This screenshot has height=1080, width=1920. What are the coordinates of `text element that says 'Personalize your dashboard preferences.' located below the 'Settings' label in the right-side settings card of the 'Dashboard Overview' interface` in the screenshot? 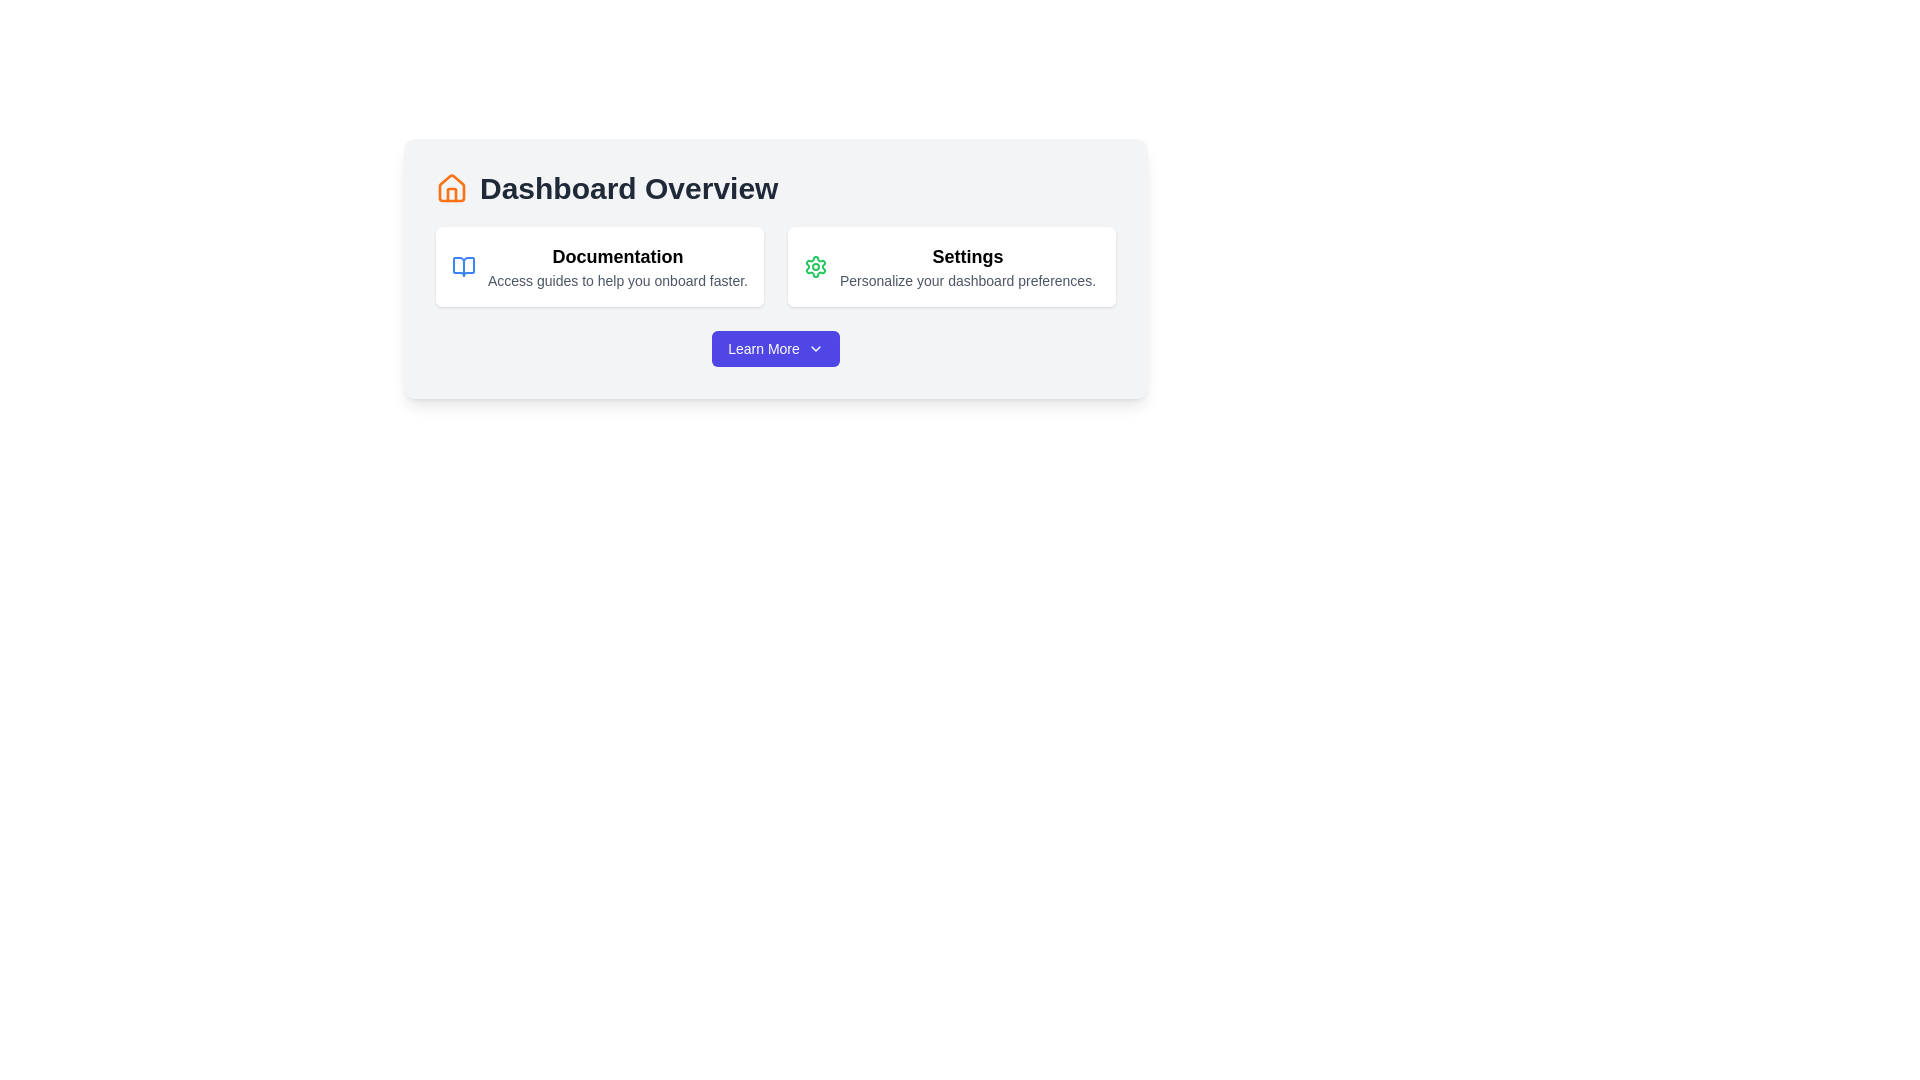 It's located at (968, 281).